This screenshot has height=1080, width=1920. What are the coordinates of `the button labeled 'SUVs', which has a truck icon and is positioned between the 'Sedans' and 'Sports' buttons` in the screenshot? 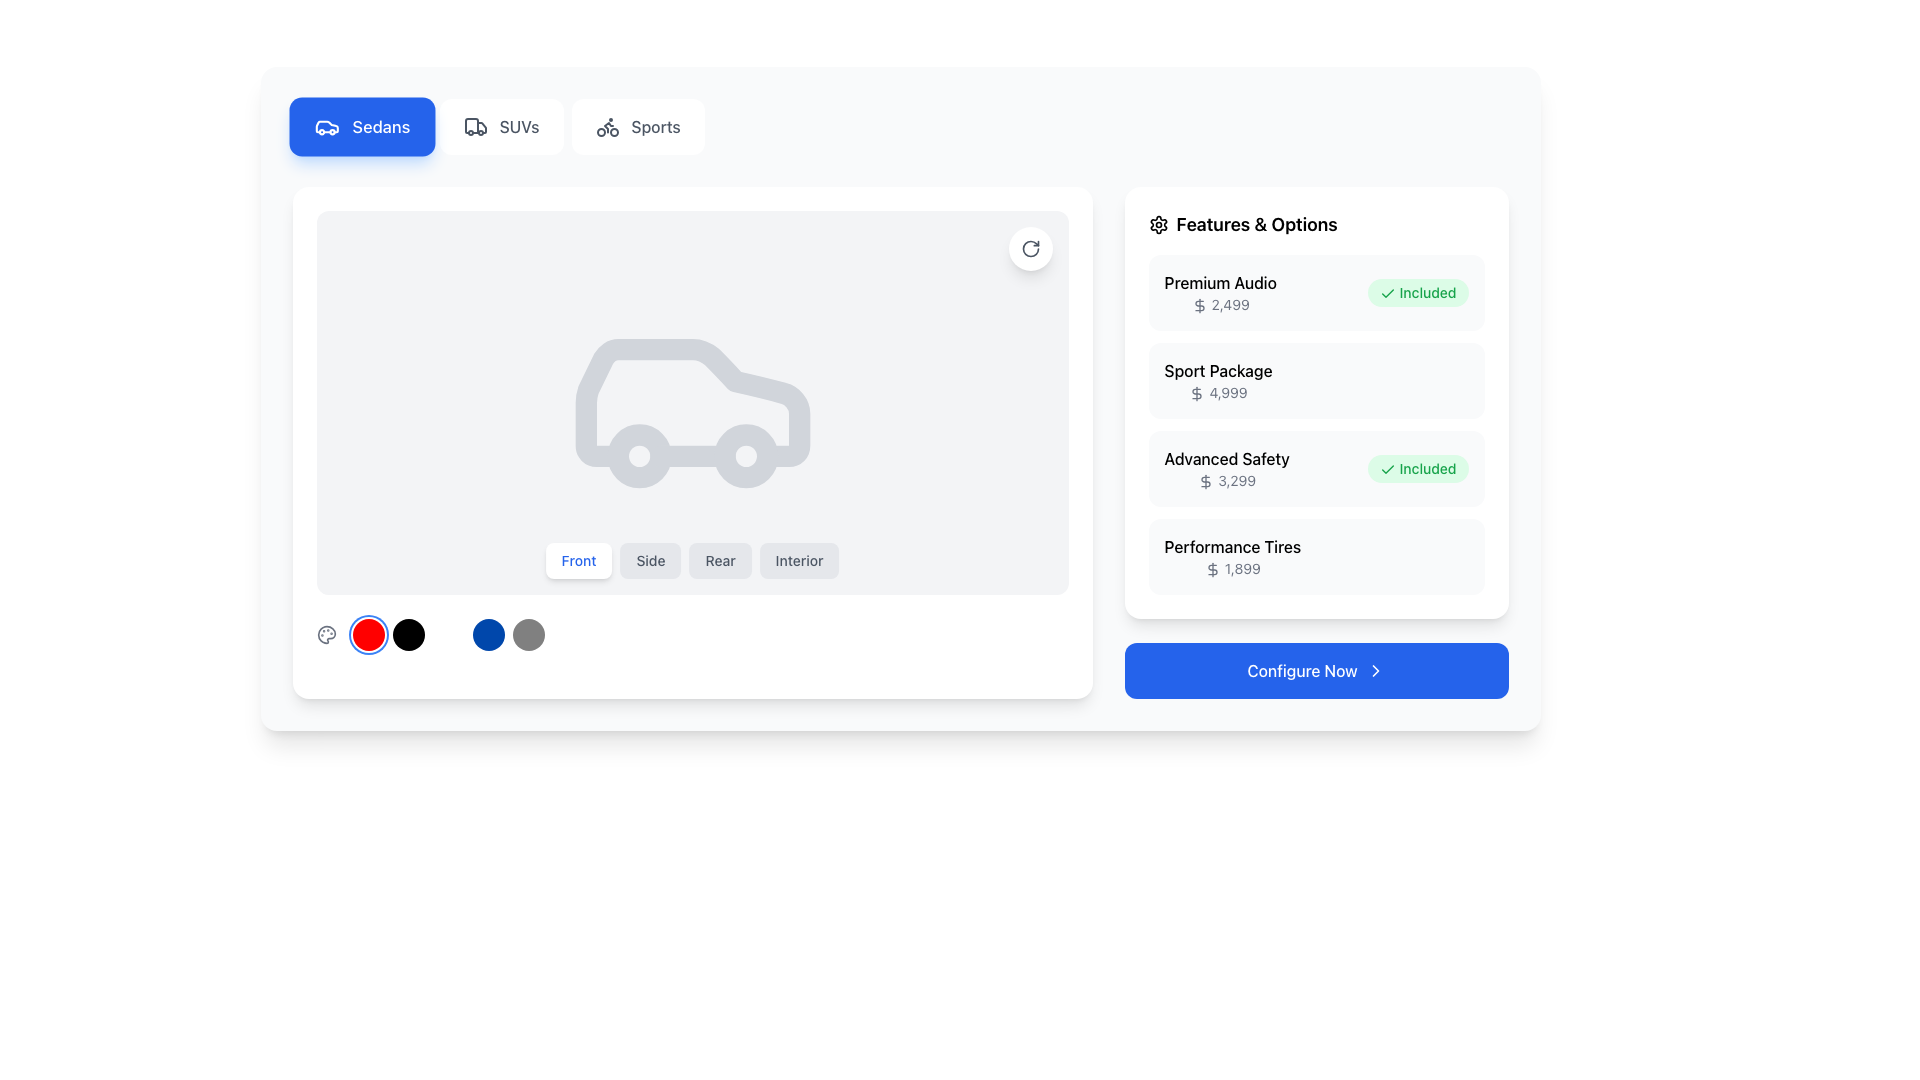 It's located at (501, 127).